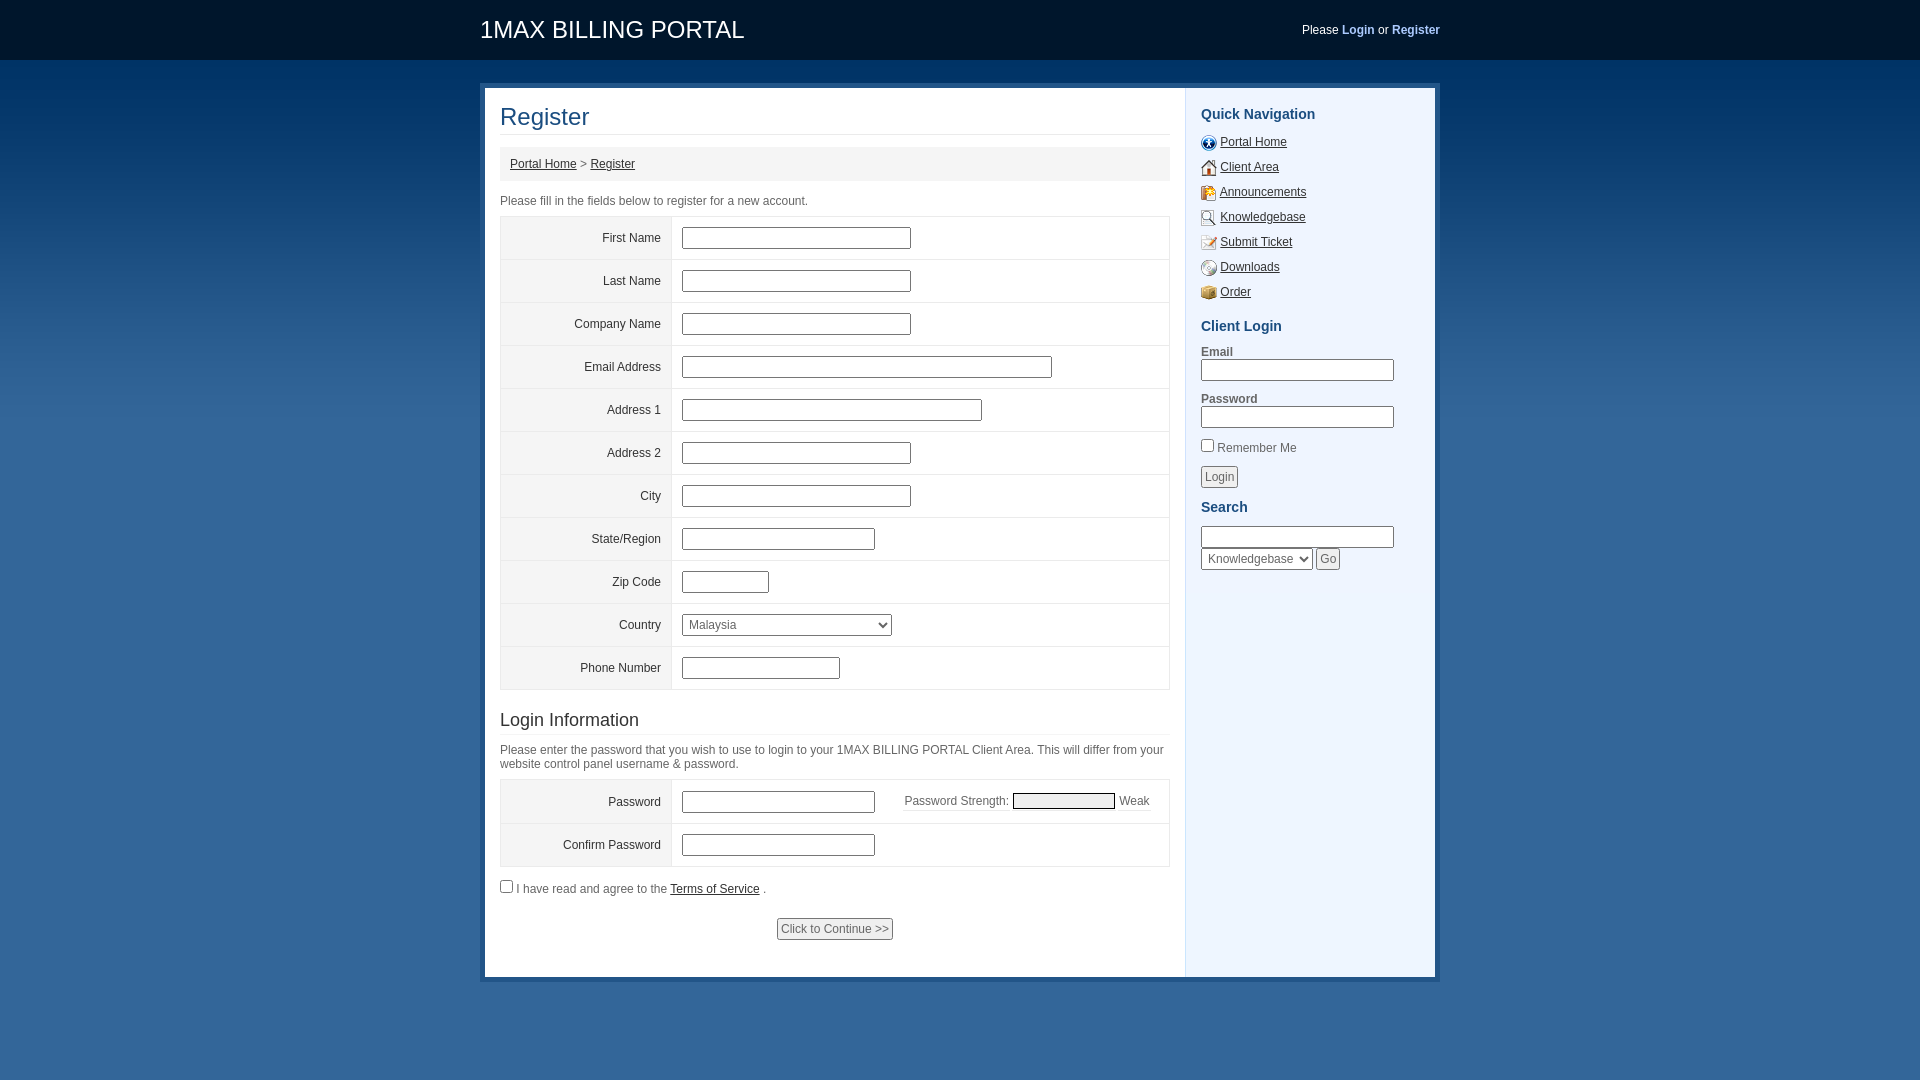 The width and height of the screenshot is (1920, 1080). What do you see at coordinates (1218, 192) in the screenshot?
I see `'Announcements'` at bounding box center [1218, 192].